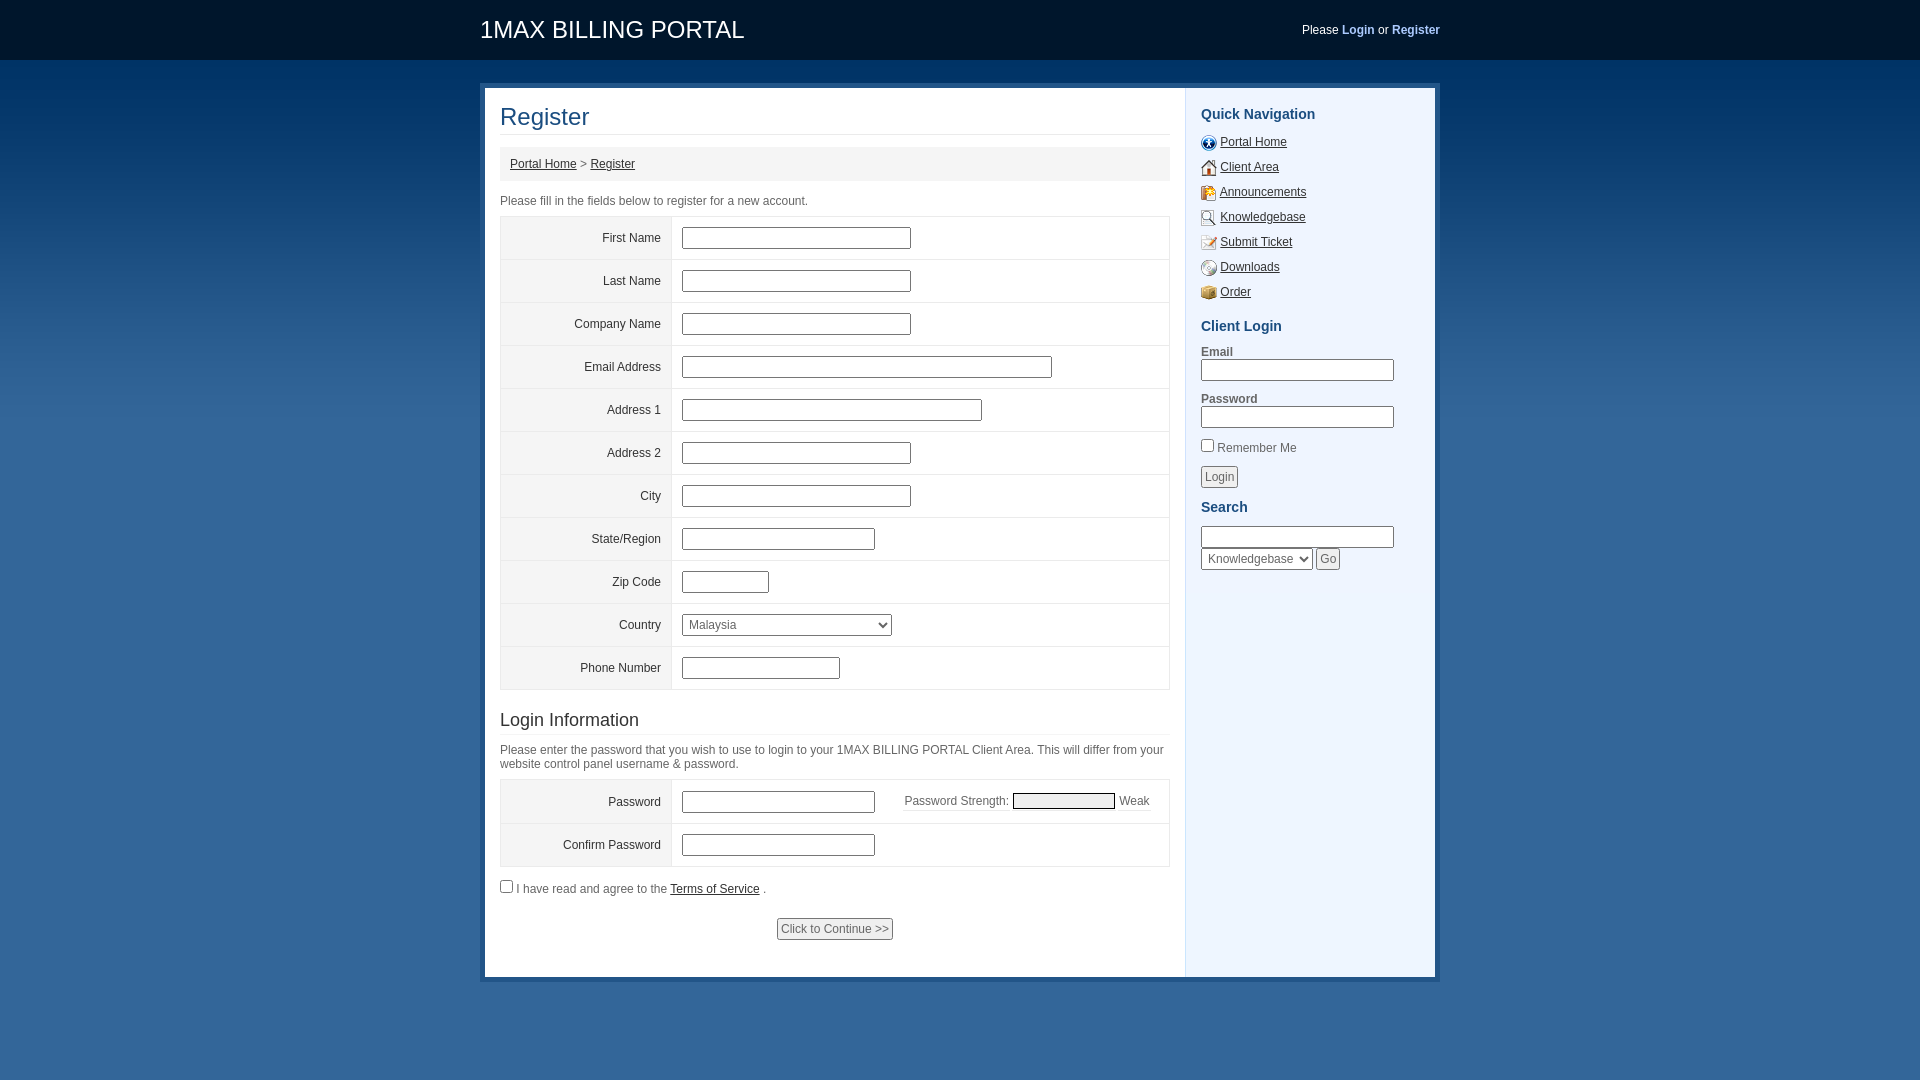 The width and height of the screenshot is (1920, 1080). What do you see at coordinates (1218, 192) in the screenshot?
I see `'Announcements'` at bounding box center [1218, 192].